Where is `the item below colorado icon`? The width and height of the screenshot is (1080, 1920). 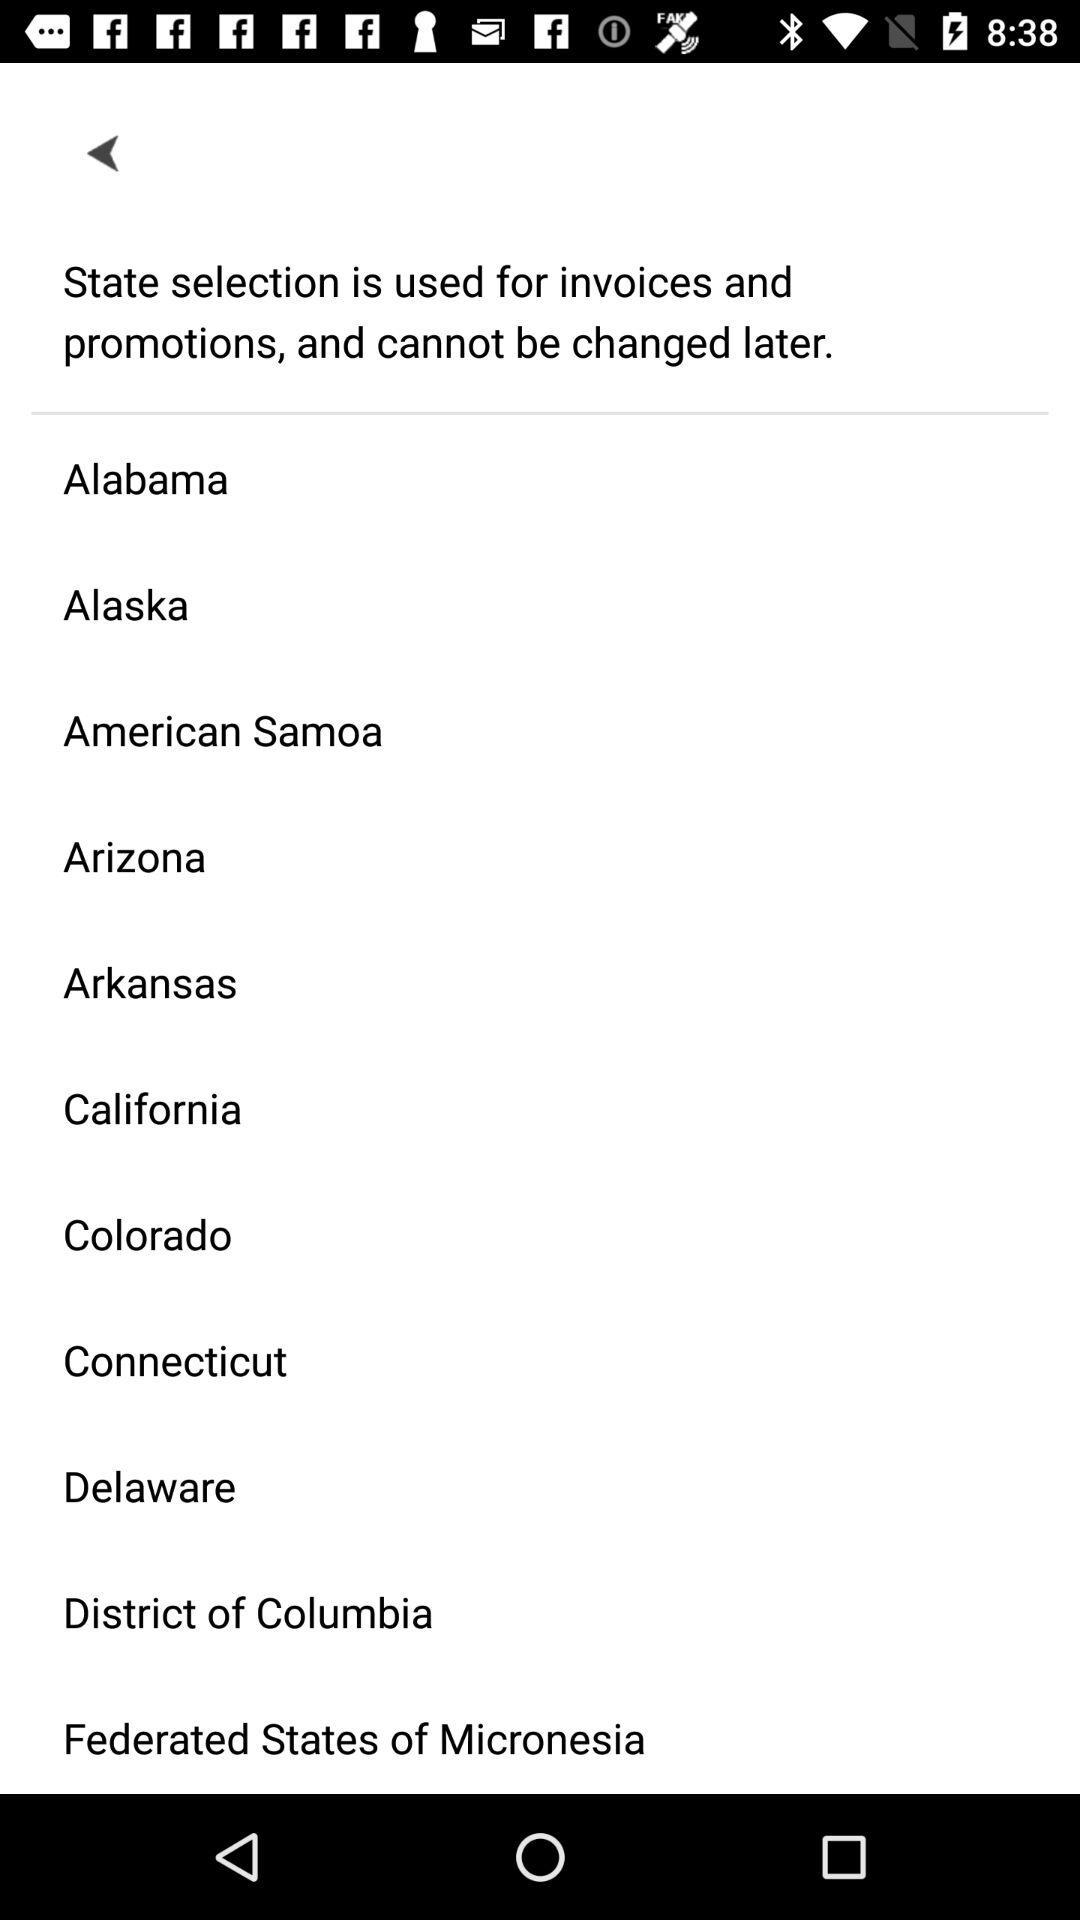 the item below colorado icon is located at coordinates (523, 1359).